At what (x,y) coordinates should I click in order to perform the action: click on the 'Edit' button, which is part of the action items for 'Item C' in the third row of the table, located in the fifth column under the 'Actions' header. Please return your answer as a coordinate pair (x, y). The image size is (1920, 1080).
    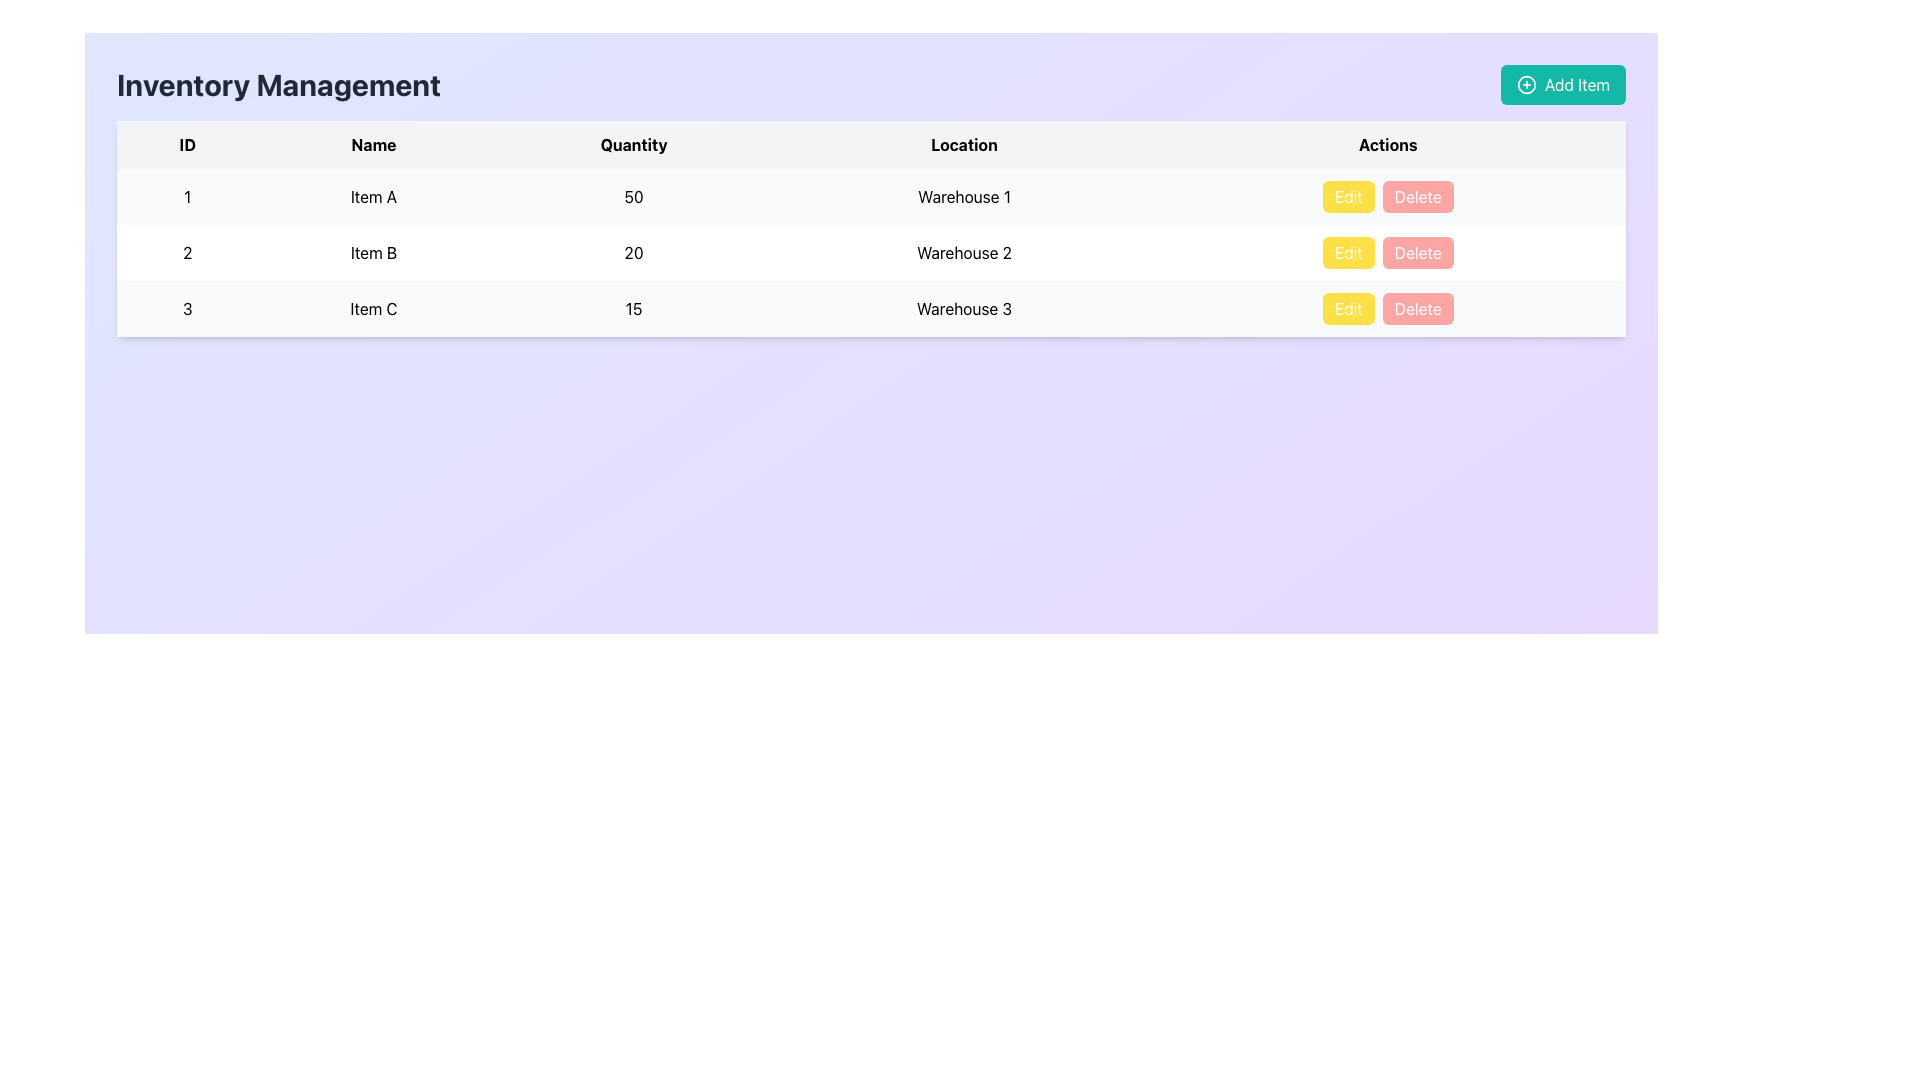
    Looking at the image, I should click on (1386, 308).